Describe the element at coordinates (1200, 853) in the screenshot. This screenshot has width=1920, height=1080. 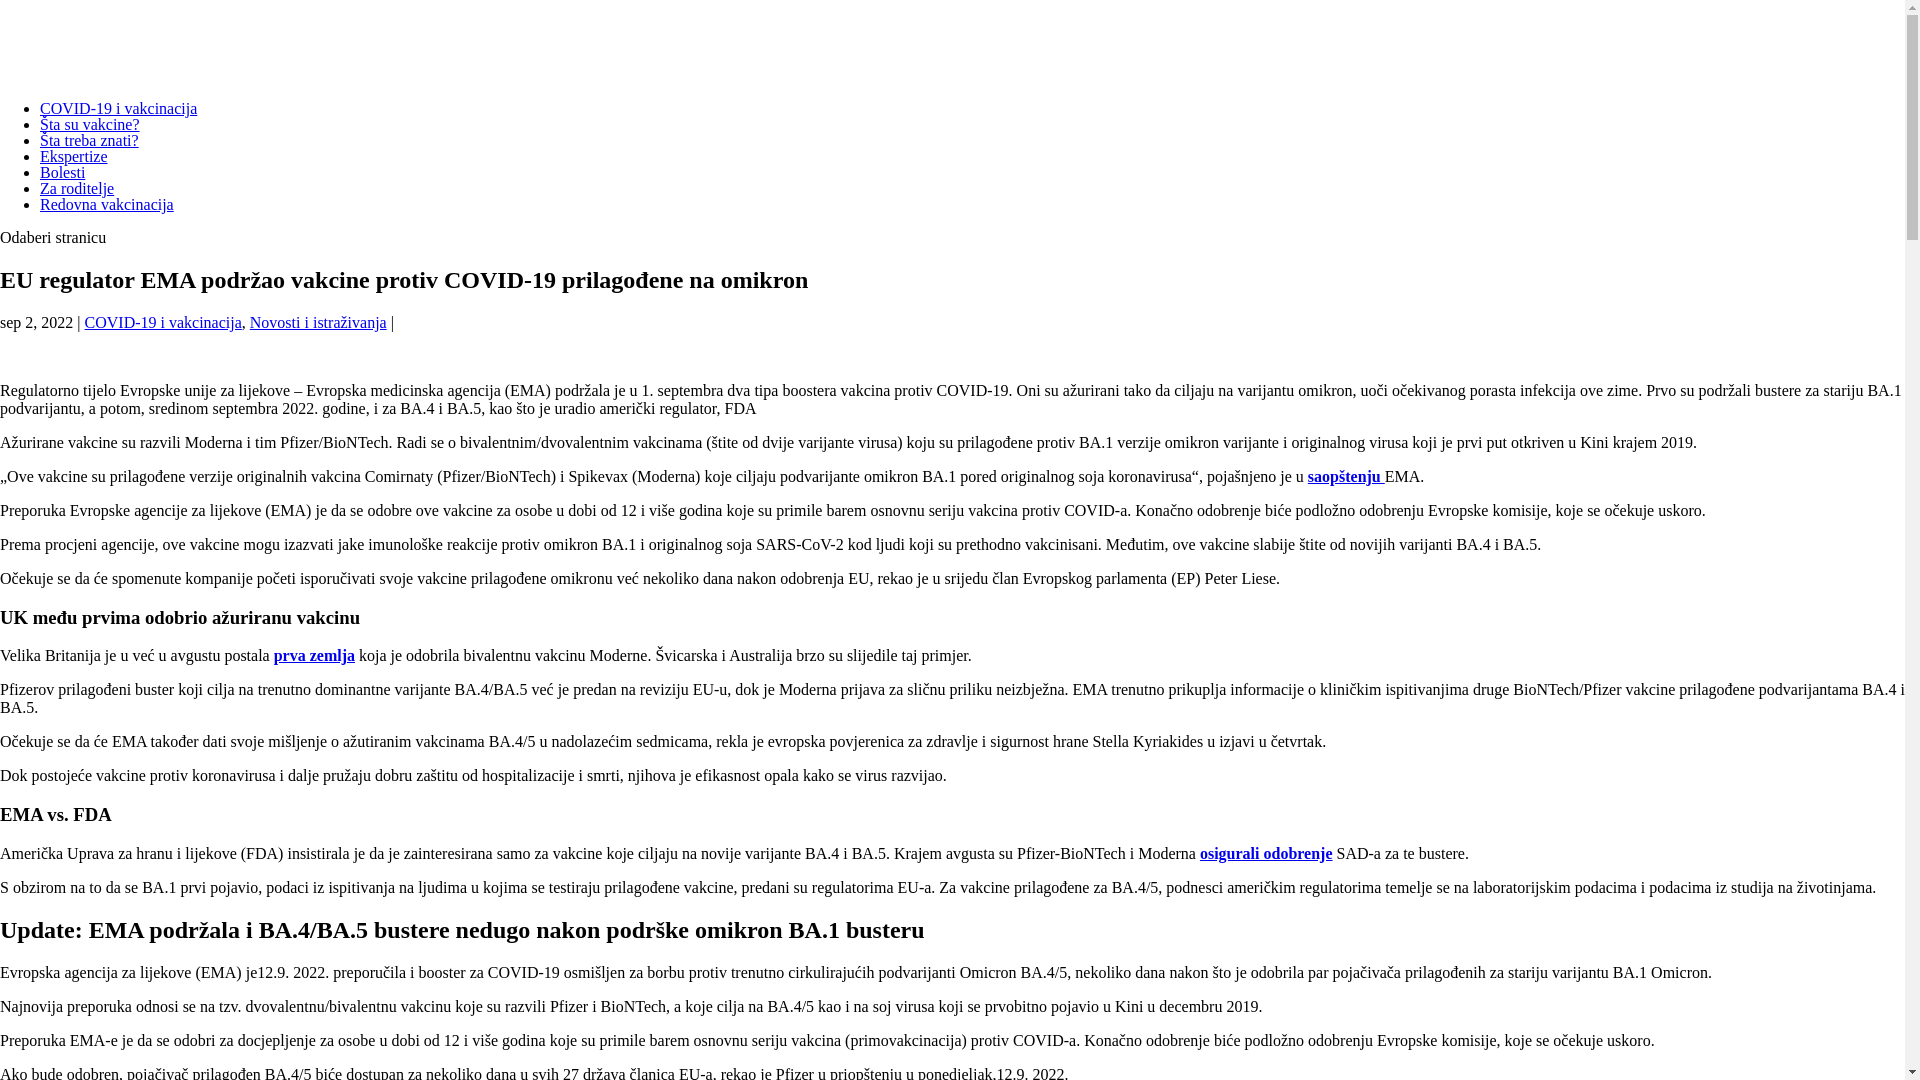
I see `'osigurali odobrenje'` at that location.